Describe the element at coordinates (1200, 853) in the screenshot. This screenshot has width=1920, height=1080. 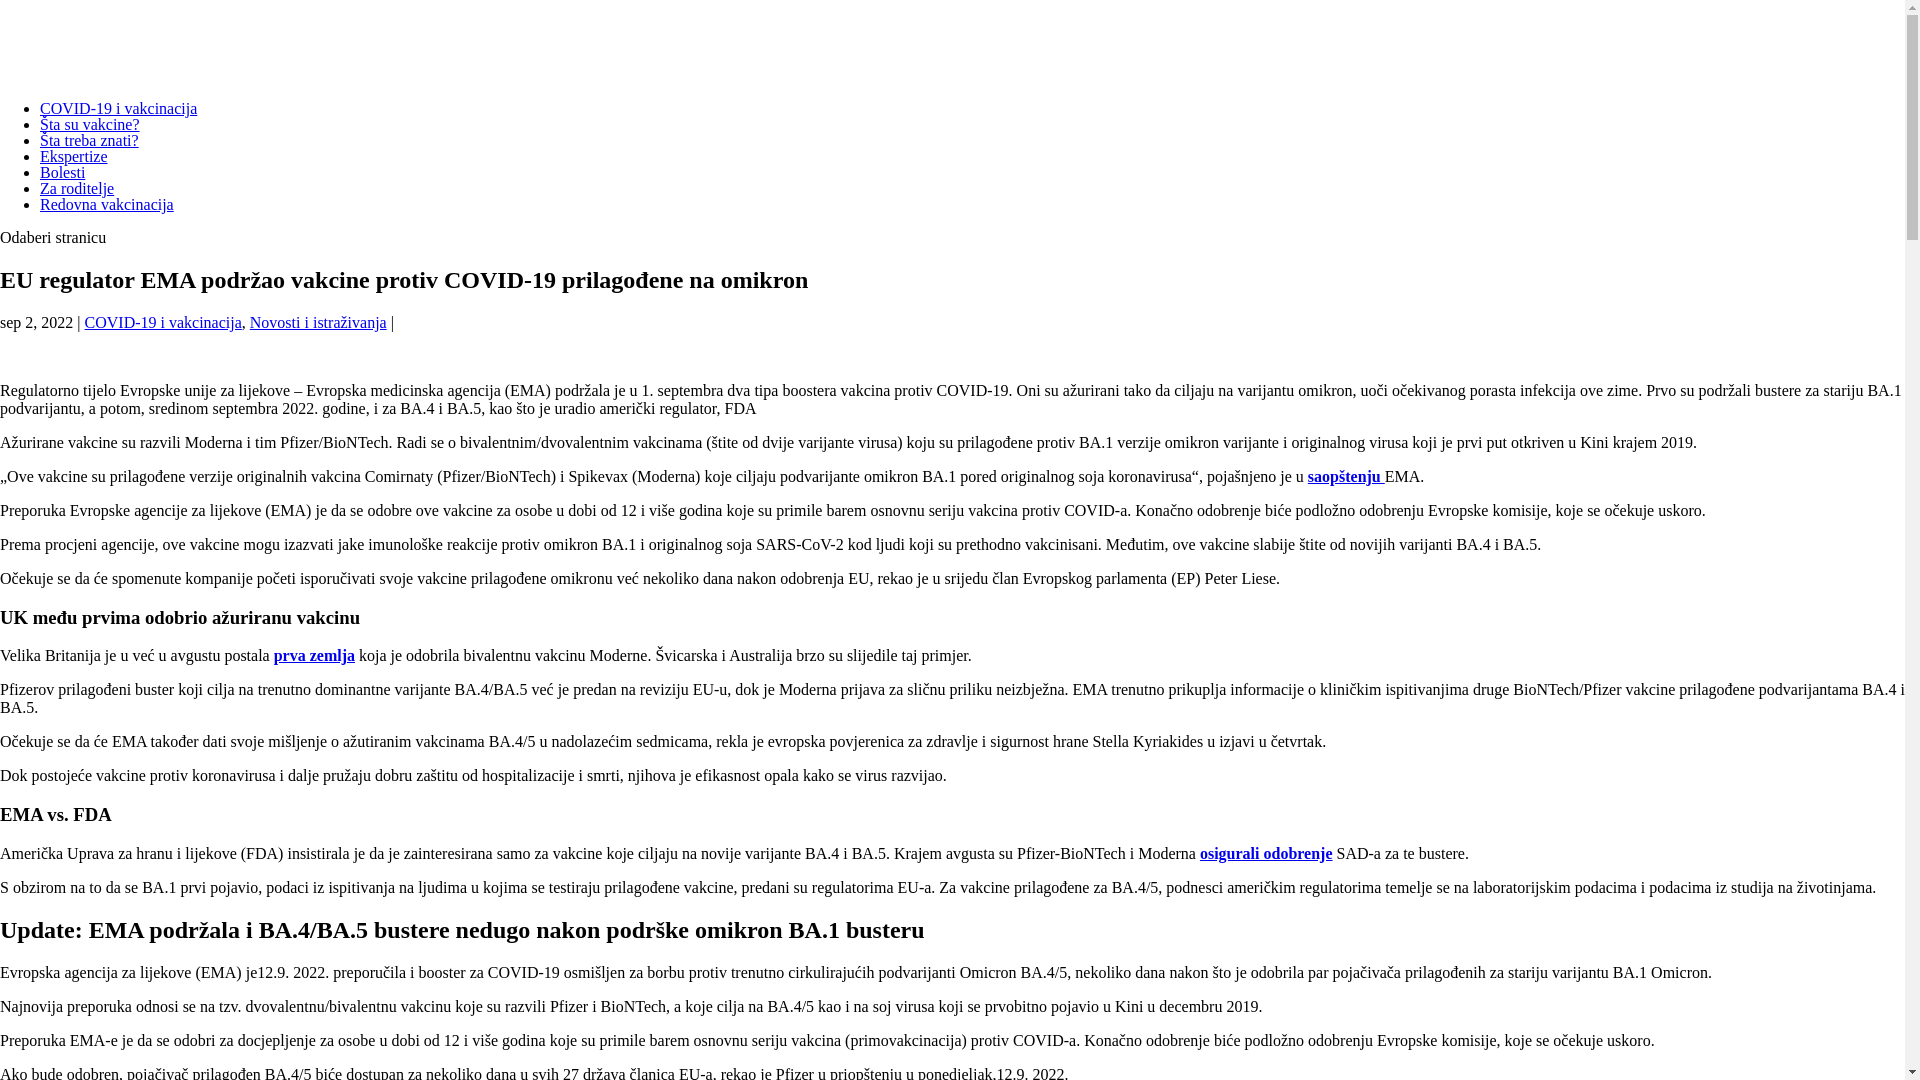
I see `'osigurali odobrenje'` at that location.